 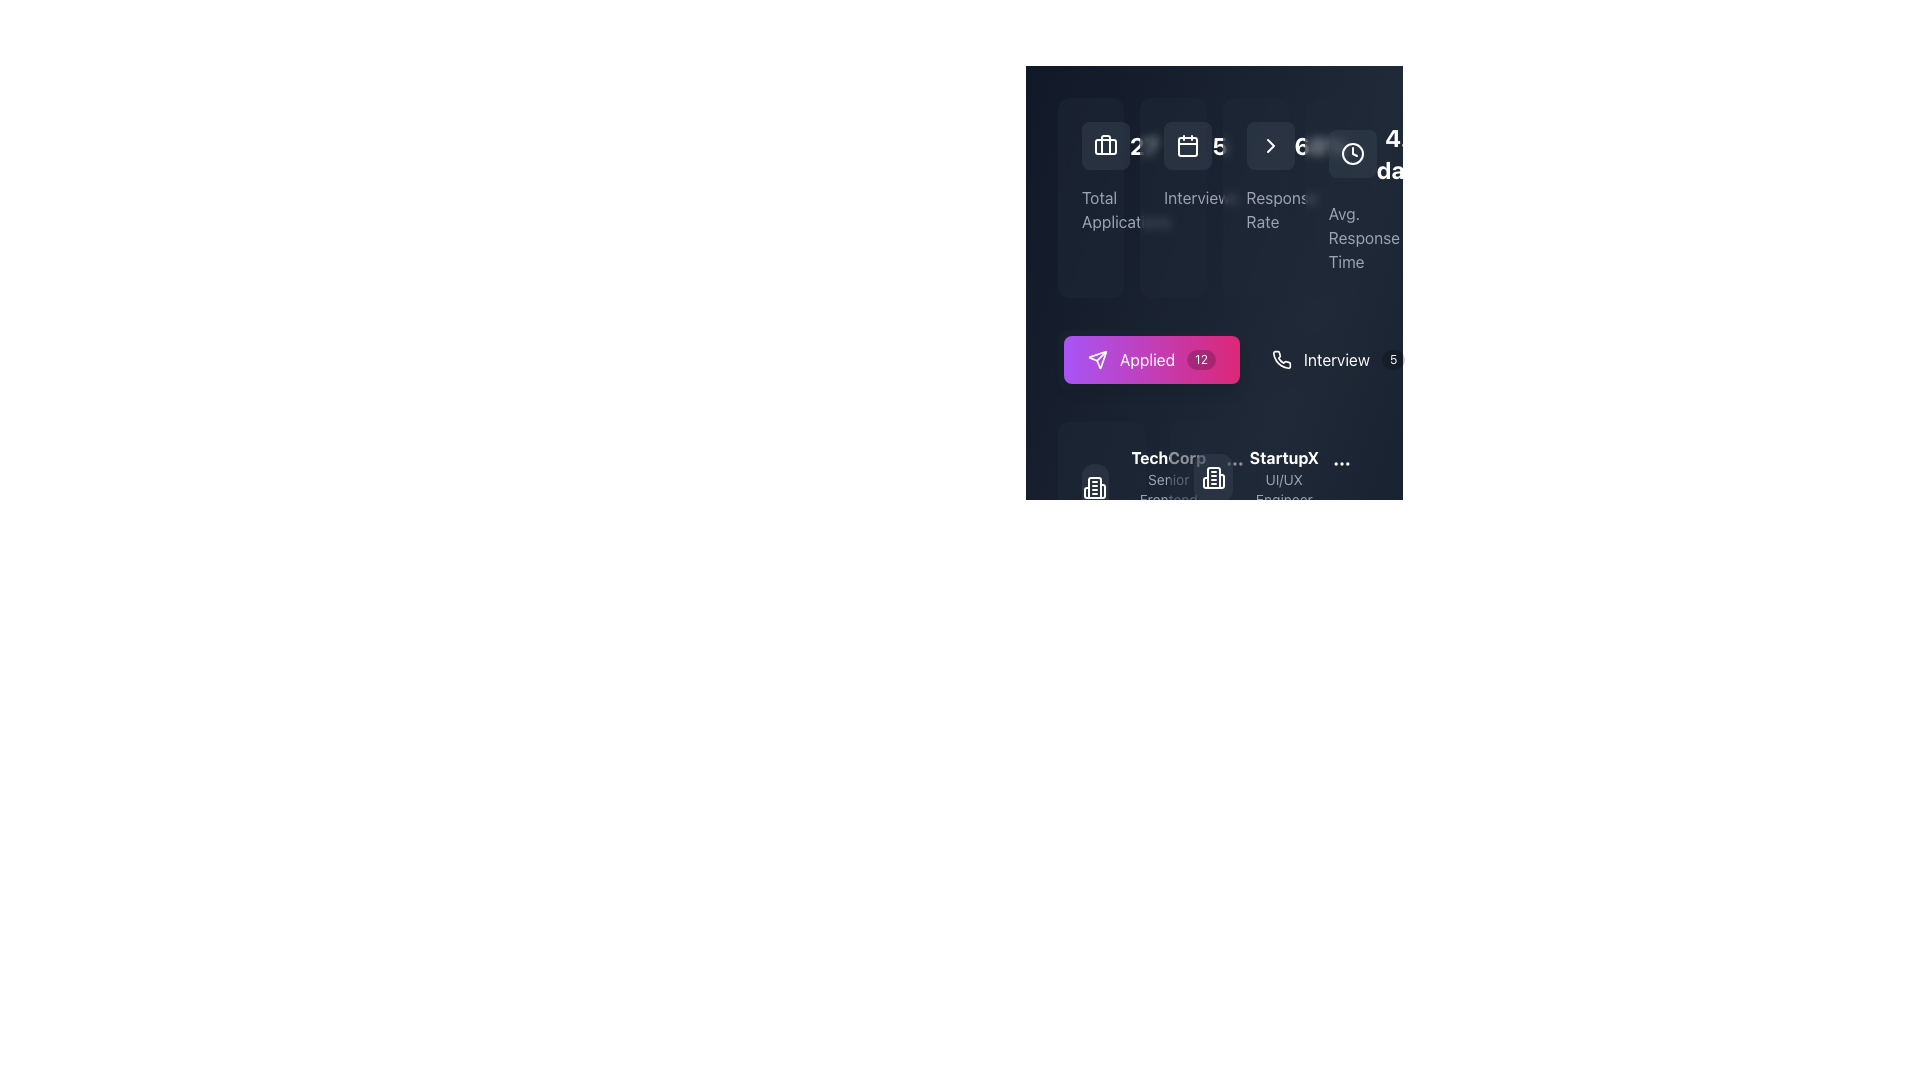 What do you see at coordinates (1168, 499) in the screenshot?
I see `the text label displaying 'Senior Frontend Developer' located below the bold header 'TechCorp' within a card-like UI component` at bounding box center [1168, 499].